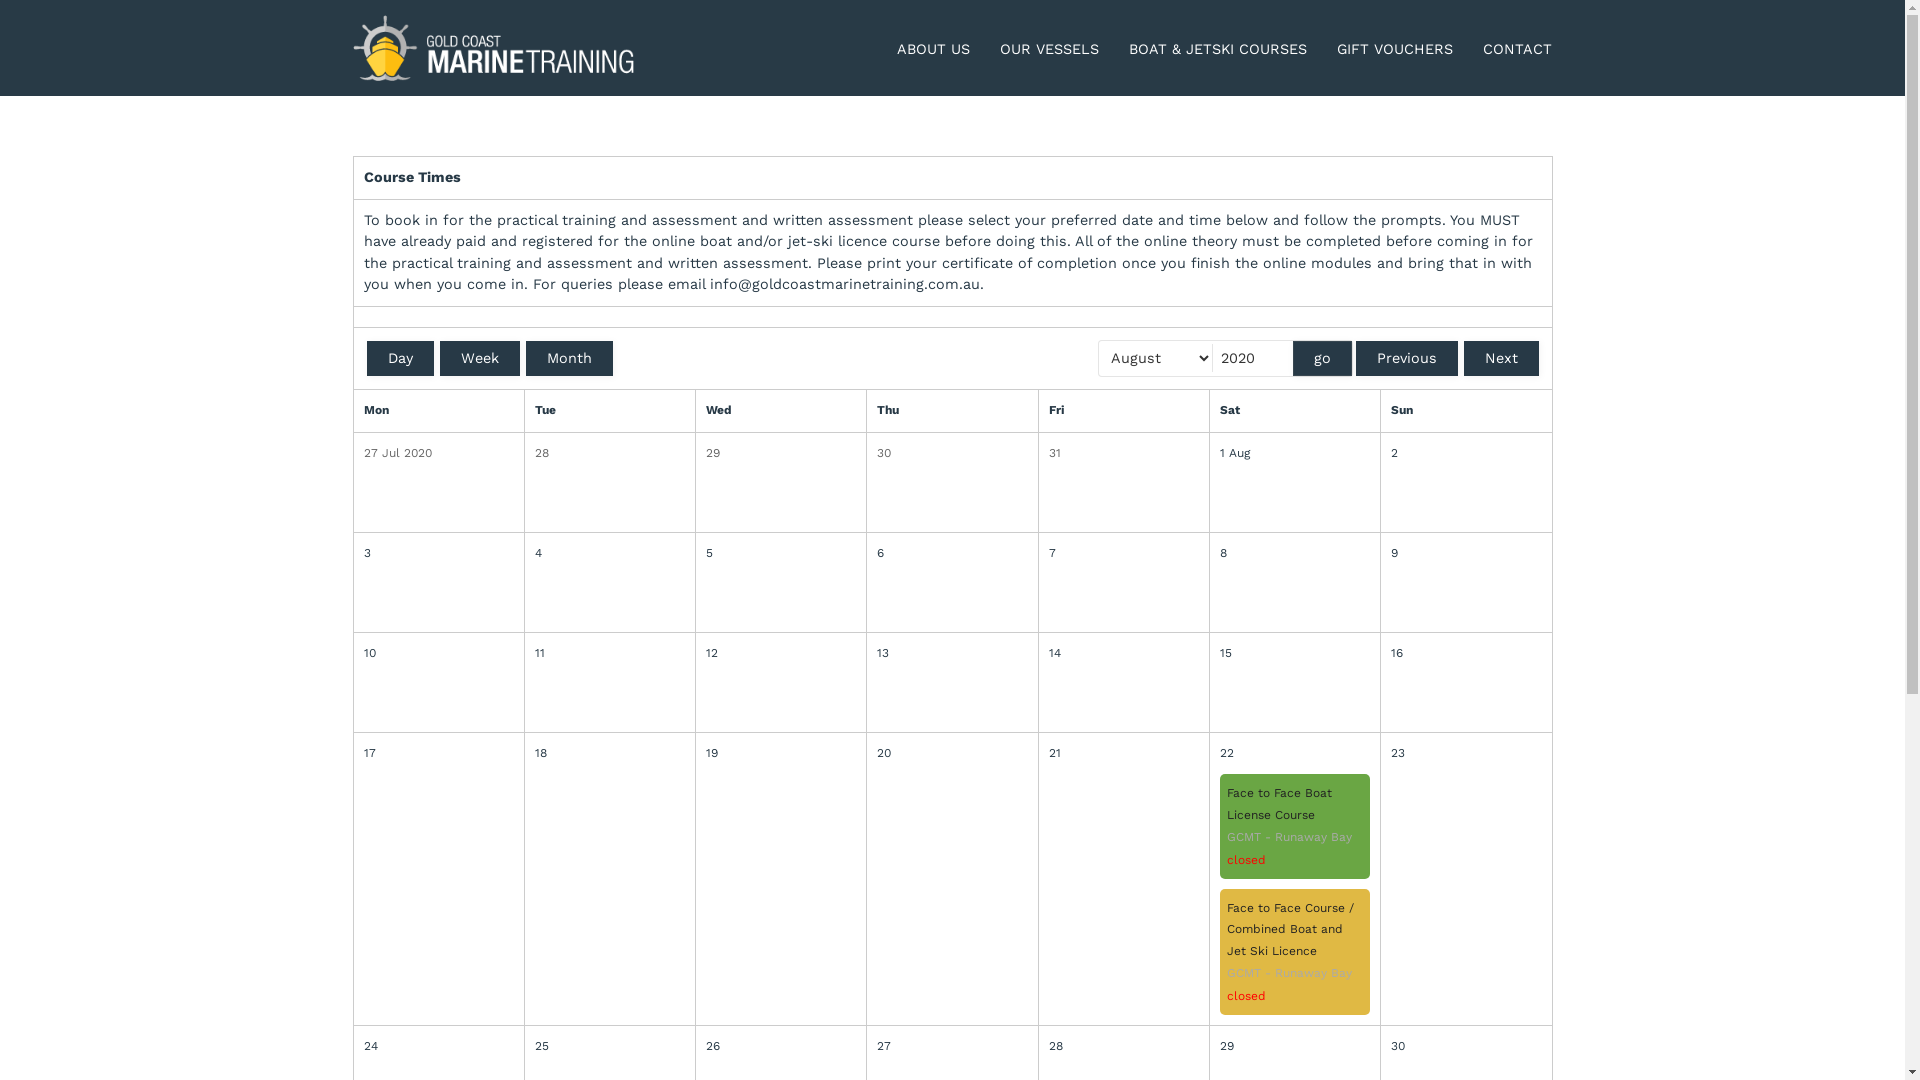  I want to click on 'Previous', so click(1405, 357).